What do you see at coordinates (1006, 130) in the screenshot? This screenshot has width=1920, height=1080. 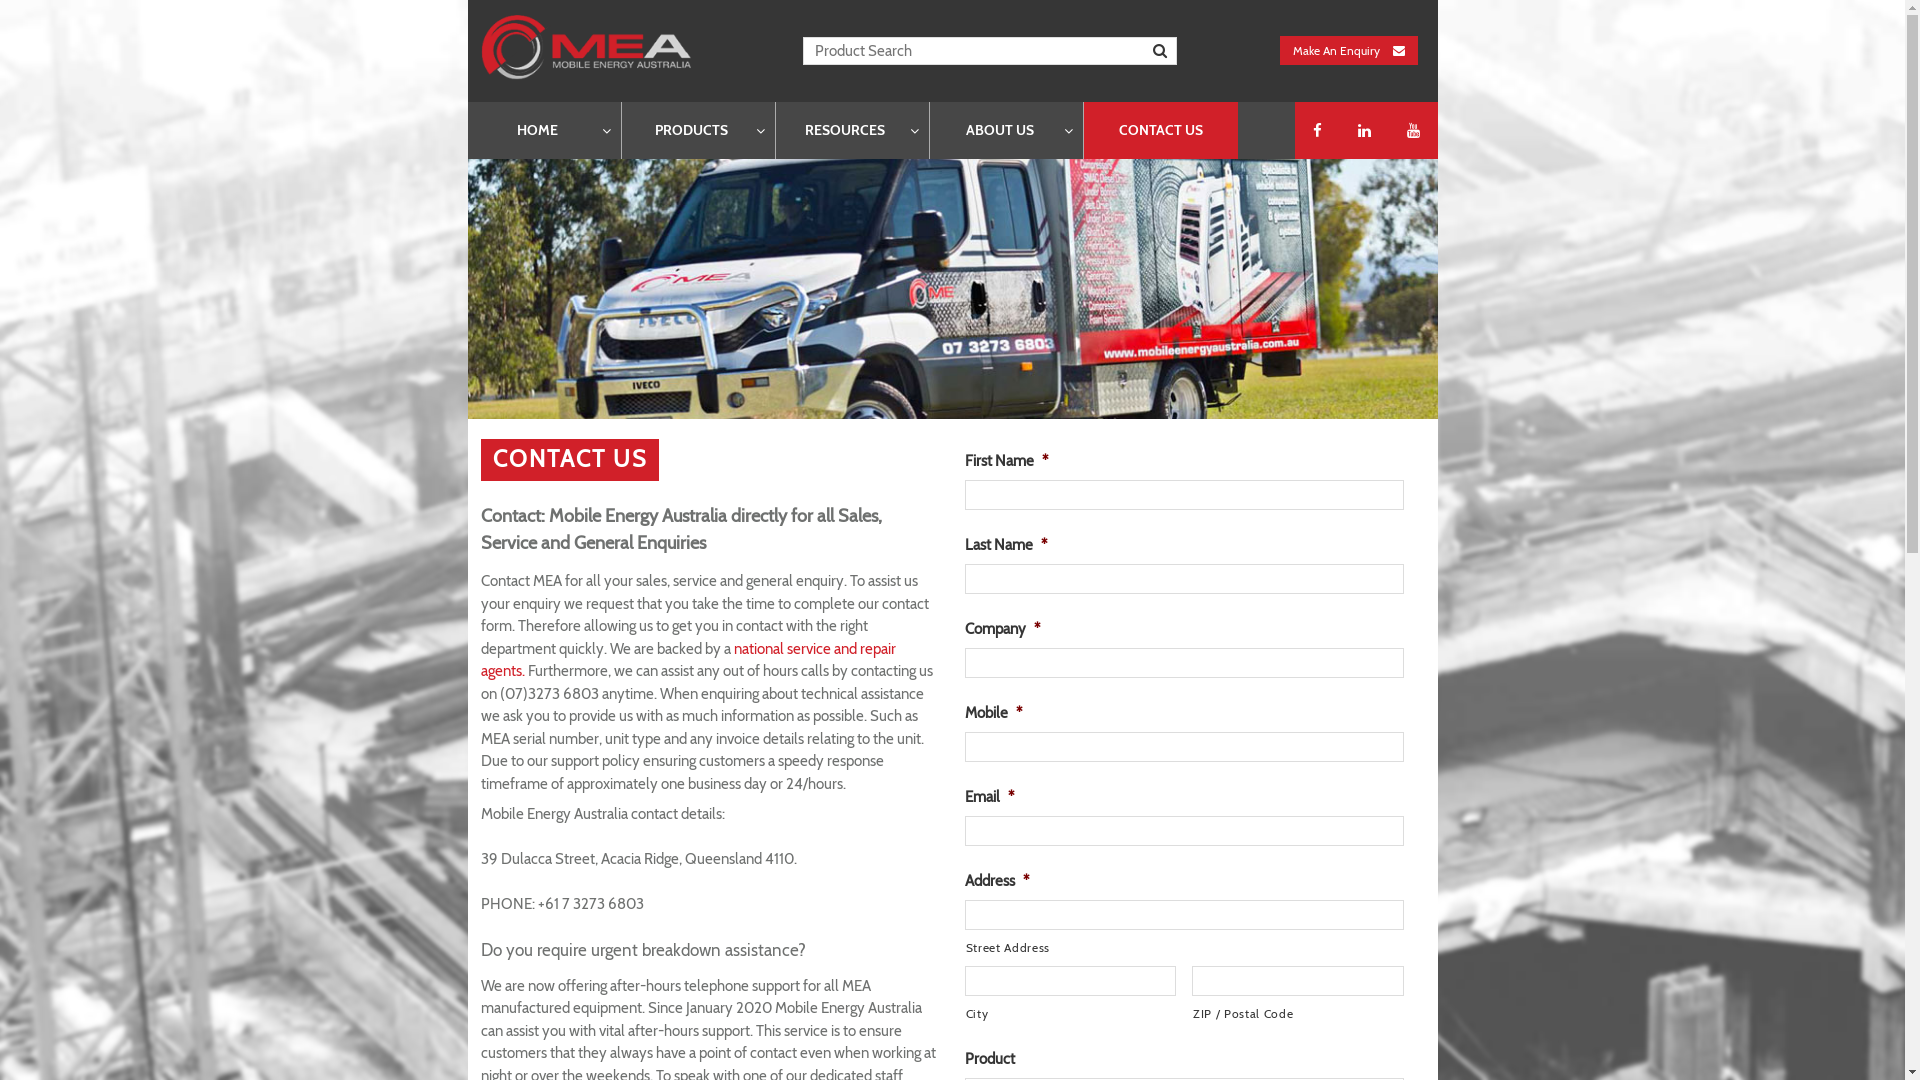 I see `'ABOUT US'` at bounding box center [1006, 130].